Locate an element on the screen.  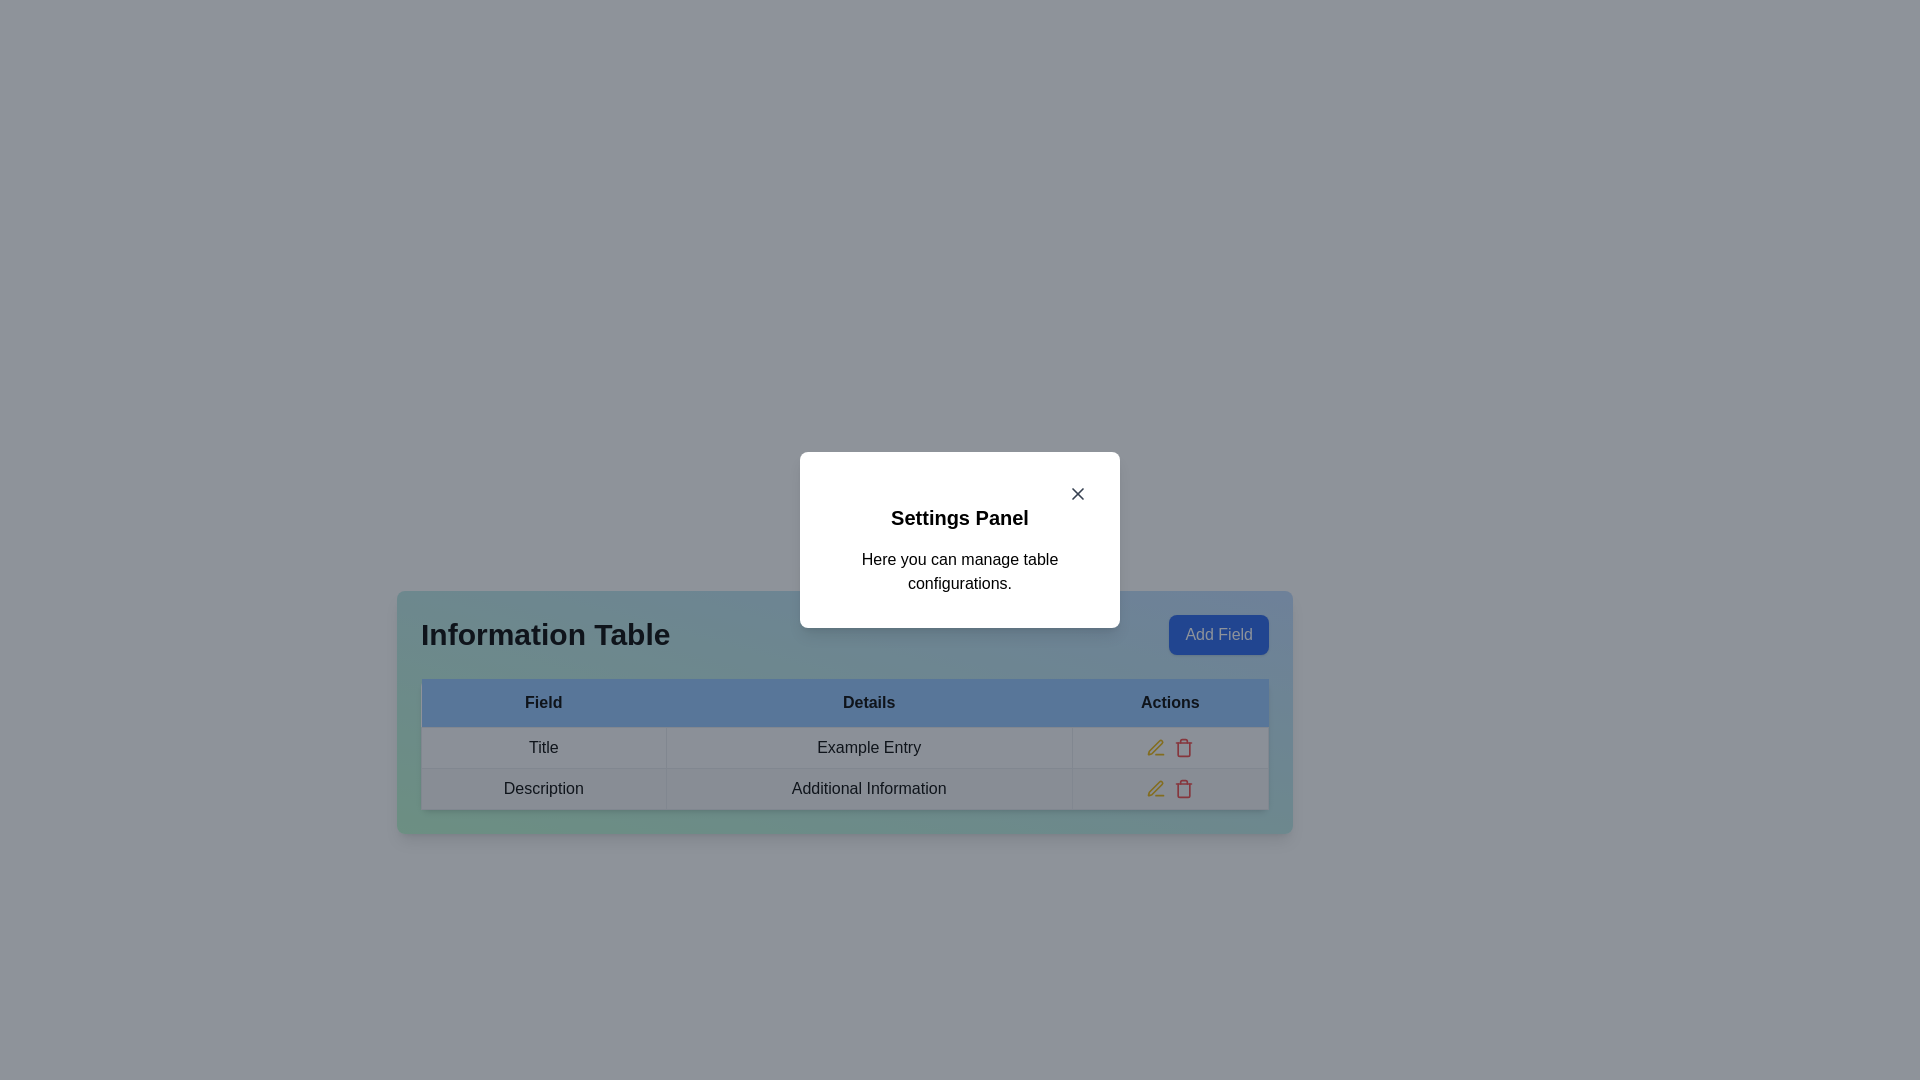
the static text element that reads 'Here you can manage table configurations.' located within the 'Settings Panel' dialog box is located at coordinates (960, 571).